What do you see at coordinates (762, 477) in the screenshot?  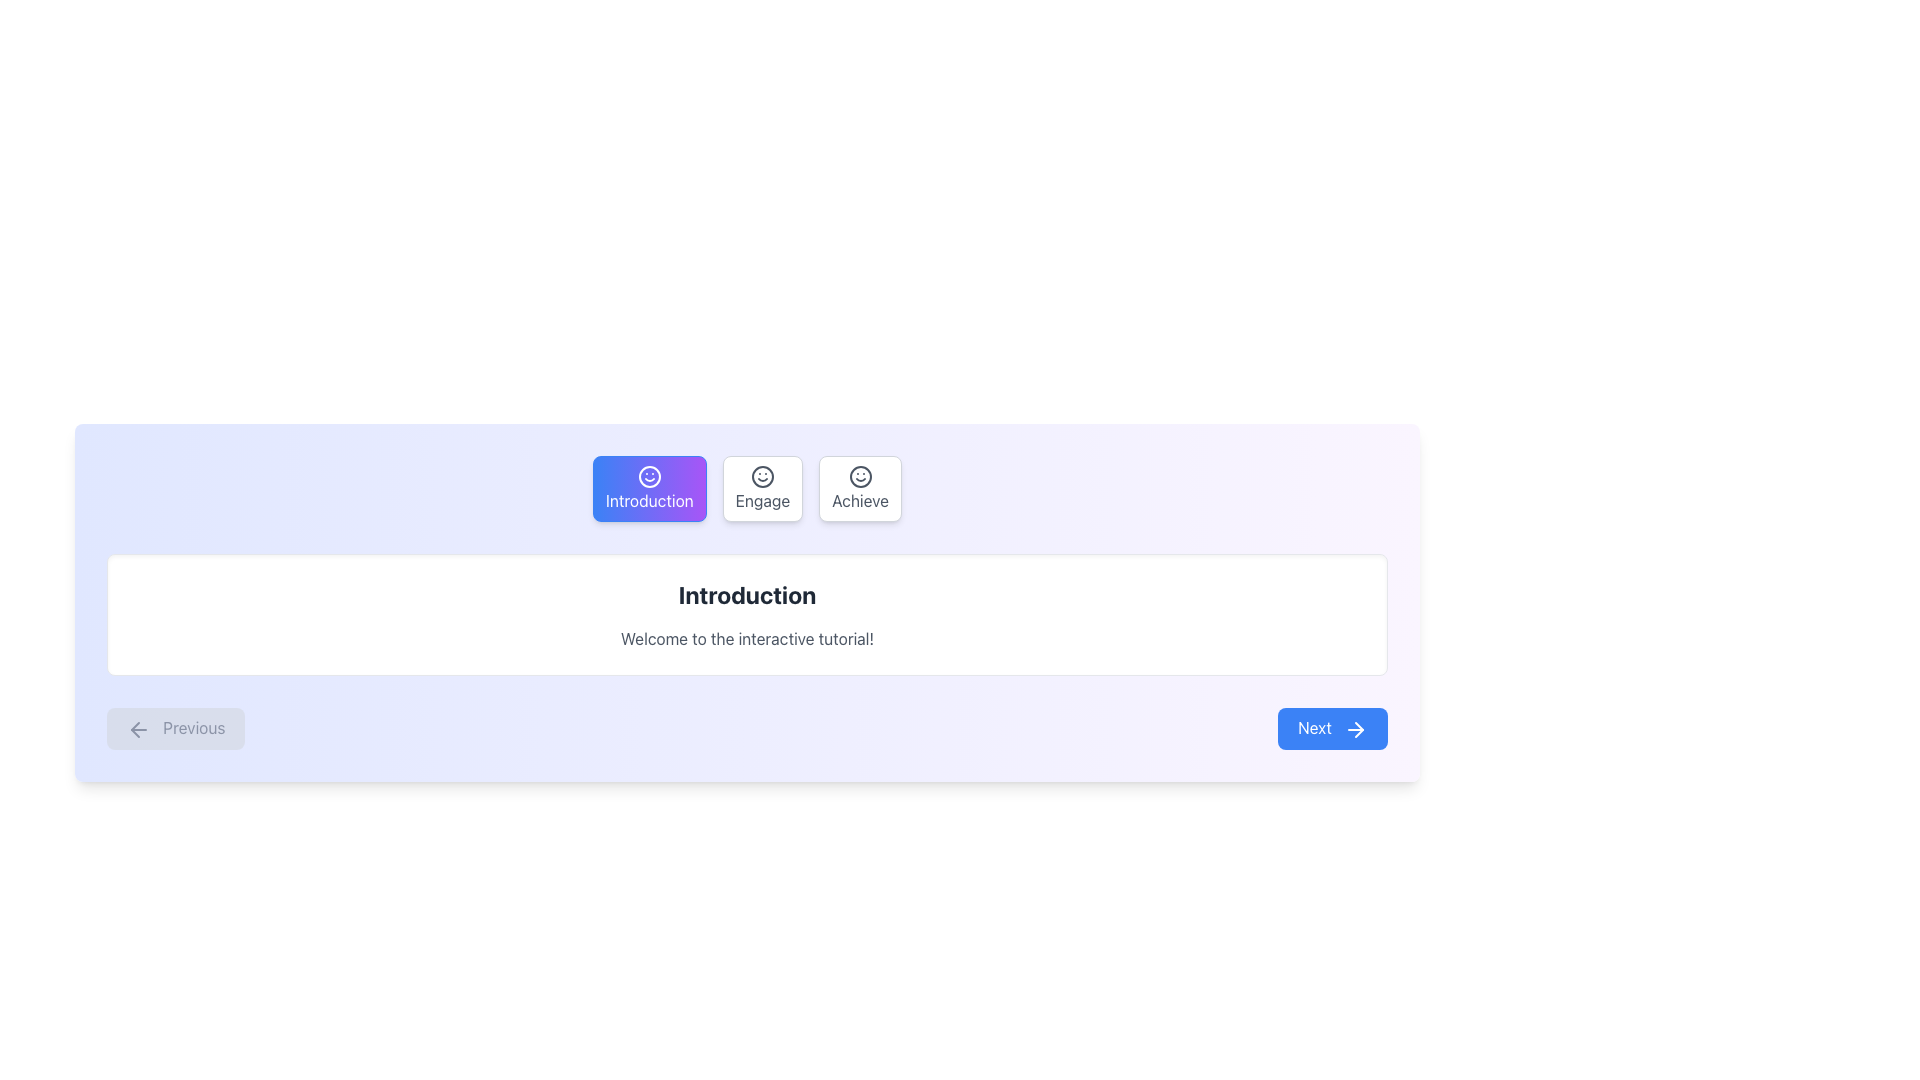 I see `the decorative icon centered within the 'Engage' button, which is the middle button in a row of three buttons labeled 'Introduction', 'Engage', and 'Achieve'` at bounding box center [762, 477].